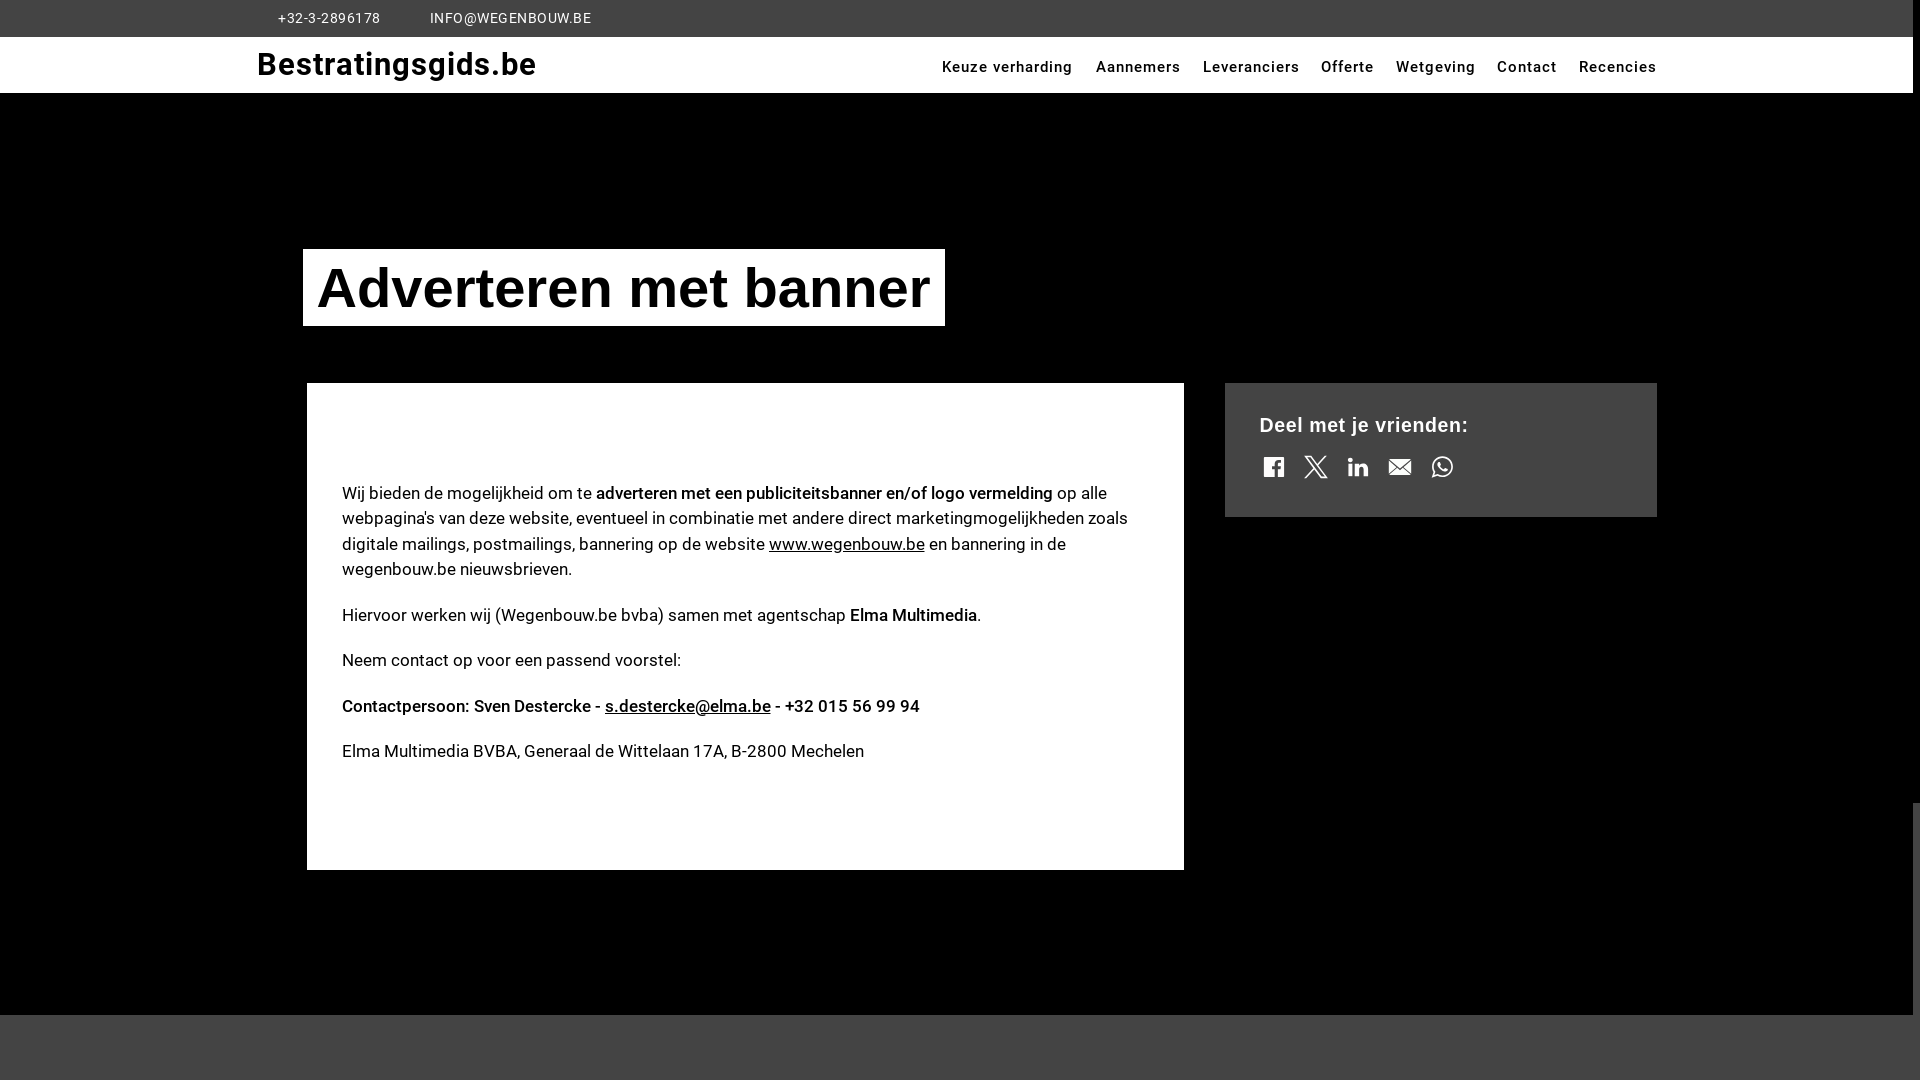 This screenshot has height=1080, width=1920. Describe the element at coordinates (395, 64) in the screenshot. I see `'Bestratingsgids.be'` at that location.